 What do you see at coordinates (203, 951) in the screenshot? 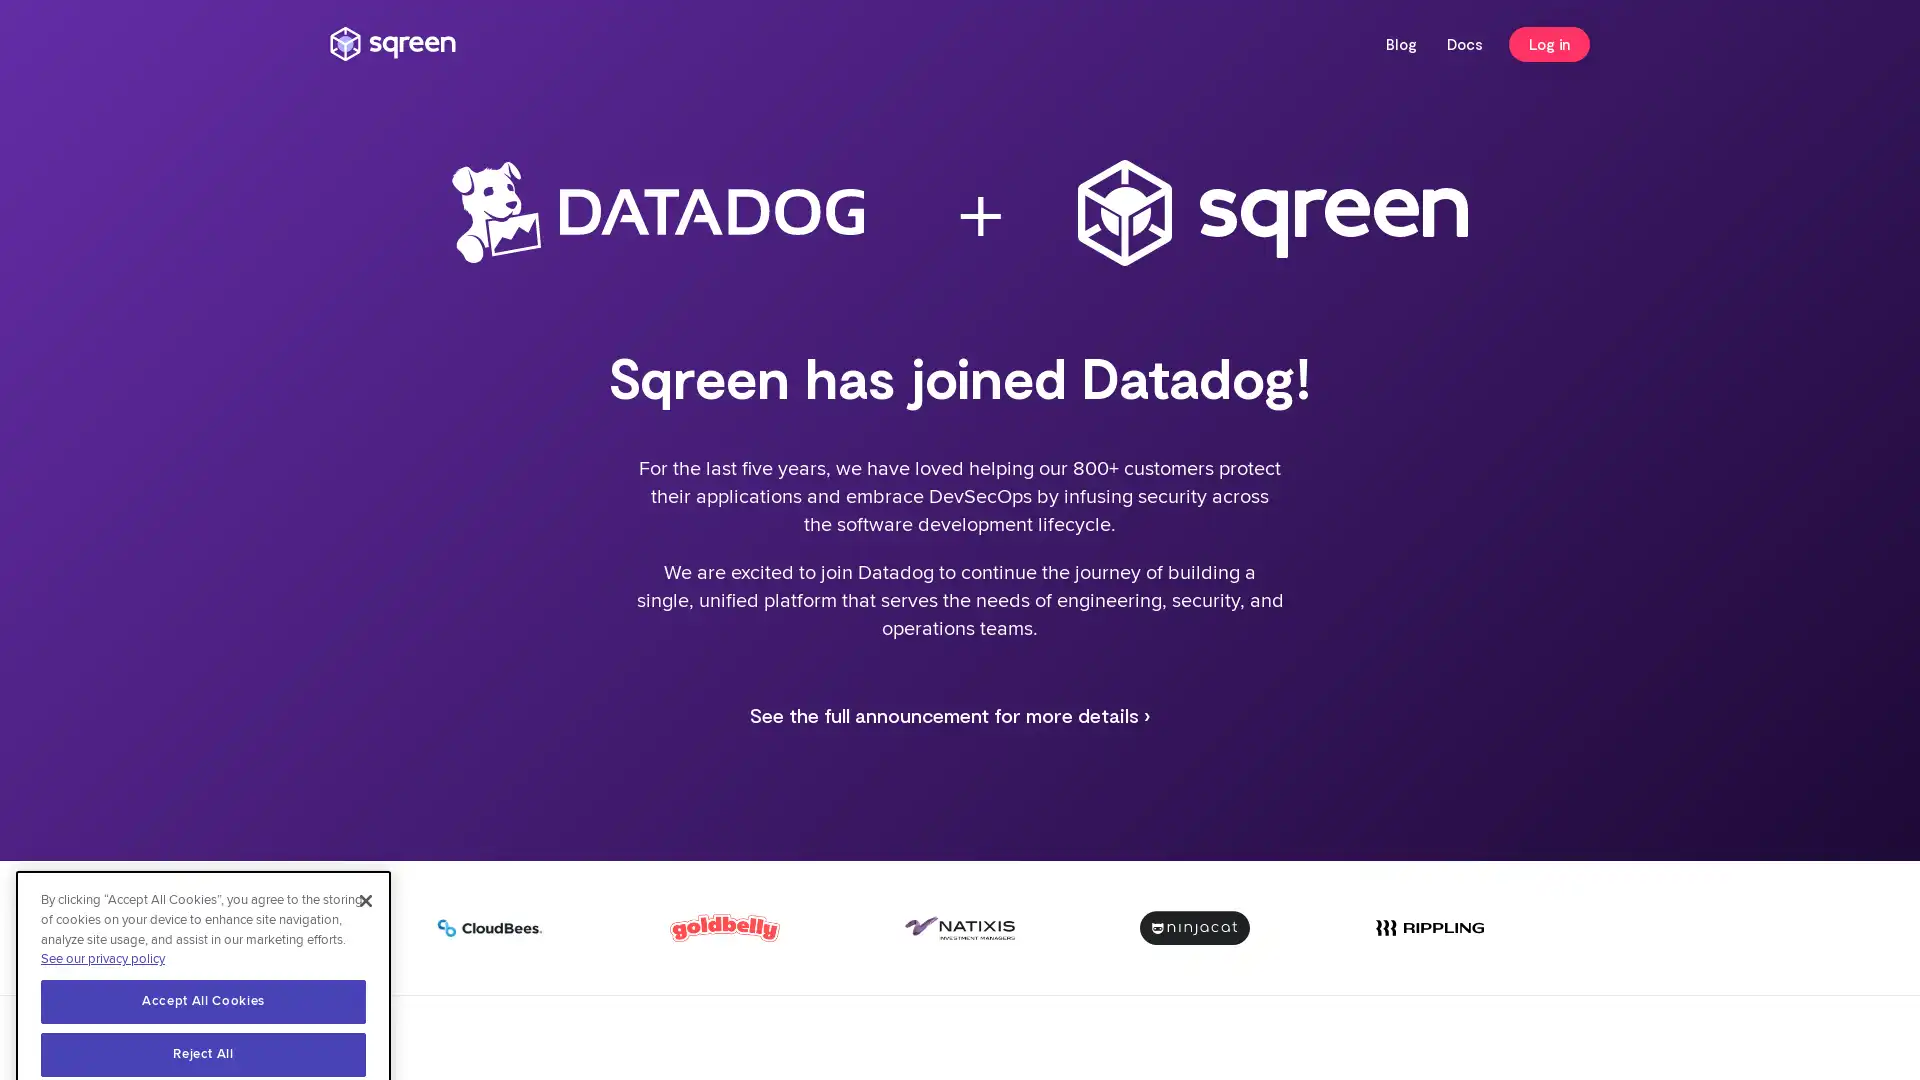
I see `Accept All Cookies` at bounding box center [203, 951].